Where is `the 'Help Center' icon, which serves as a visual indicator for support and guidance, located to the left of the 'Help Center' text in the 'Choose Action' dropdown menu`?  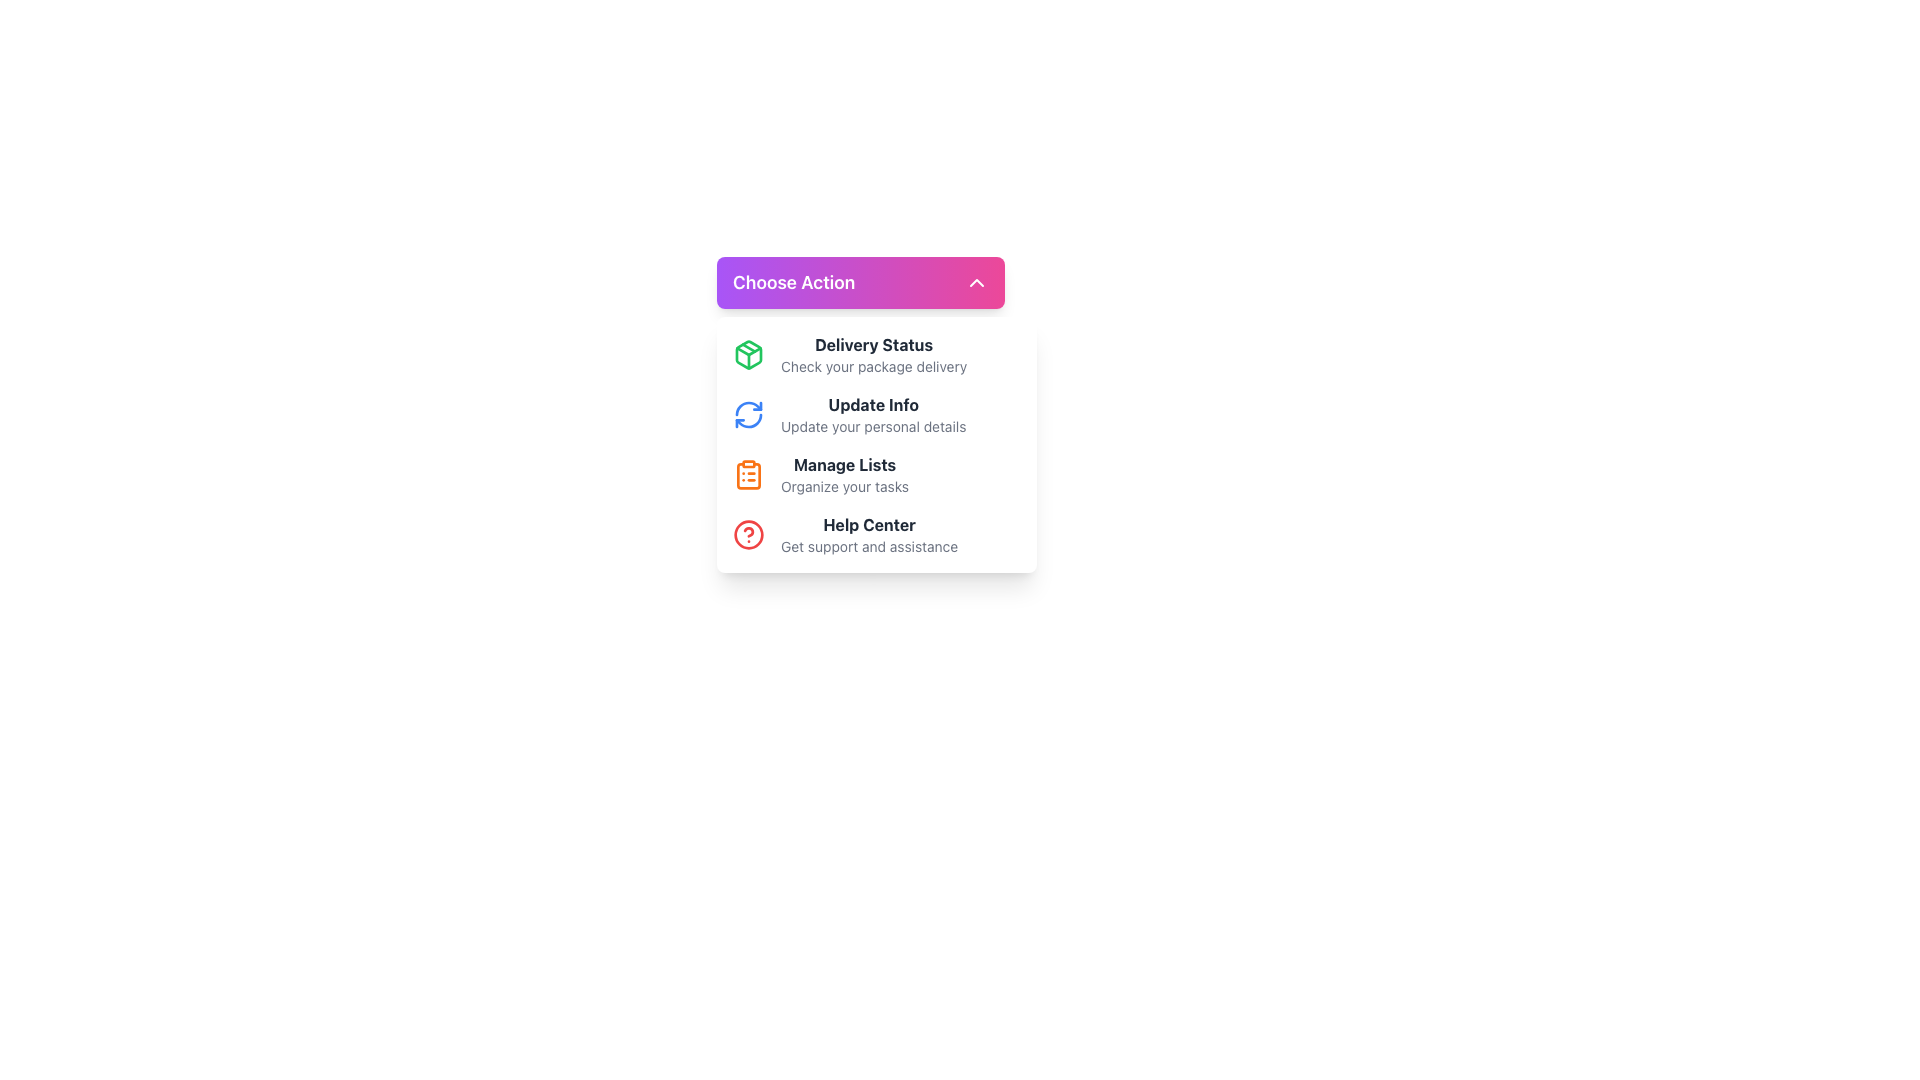
the 'Help Center' icon, which serves as a visual indicator for support and guidance, located to the left of the 'Help Center' text in the 'Choose Action' dropdown menu is located at coordinates (747, 534).